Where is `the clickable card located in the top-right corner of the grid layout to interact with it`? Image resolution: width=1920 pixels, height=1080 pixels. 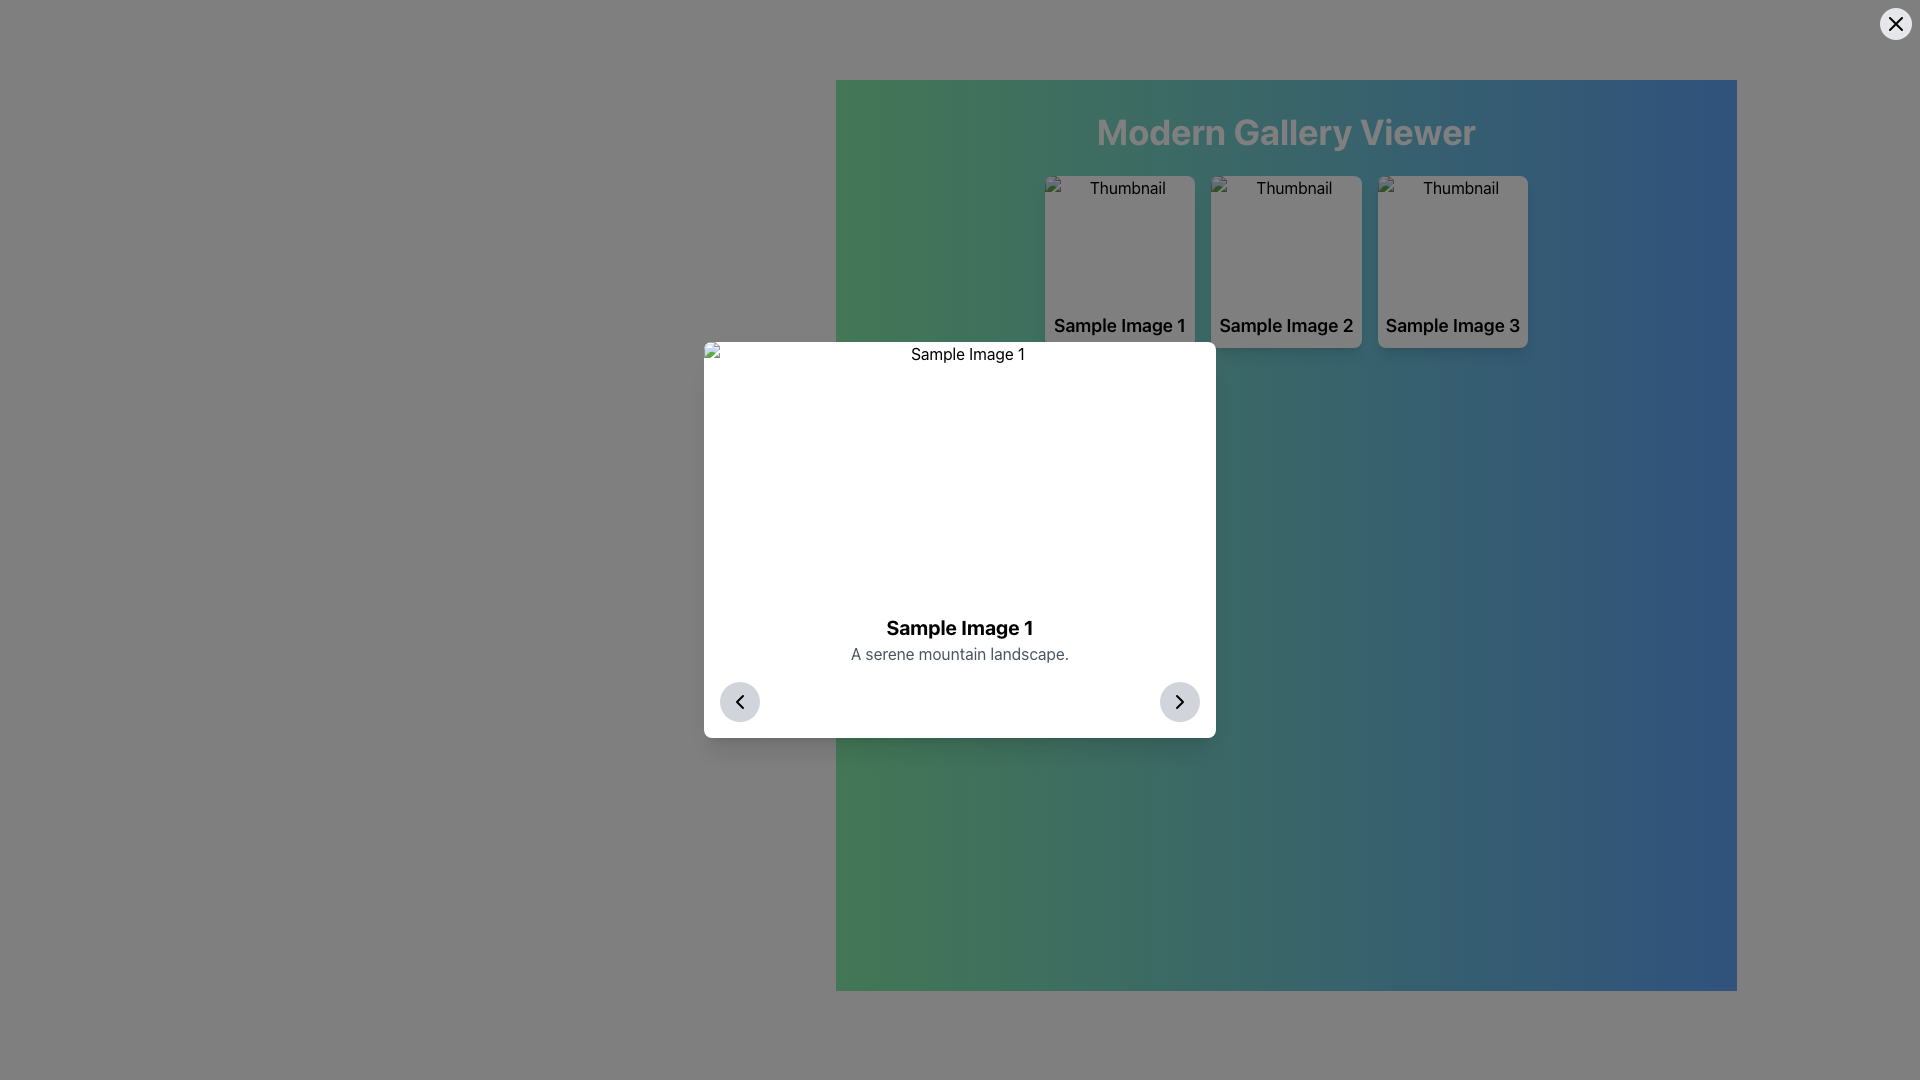 the clickable card located in the top-right corner of the grid layout to interact with it is located at coordinates (1453, 261).